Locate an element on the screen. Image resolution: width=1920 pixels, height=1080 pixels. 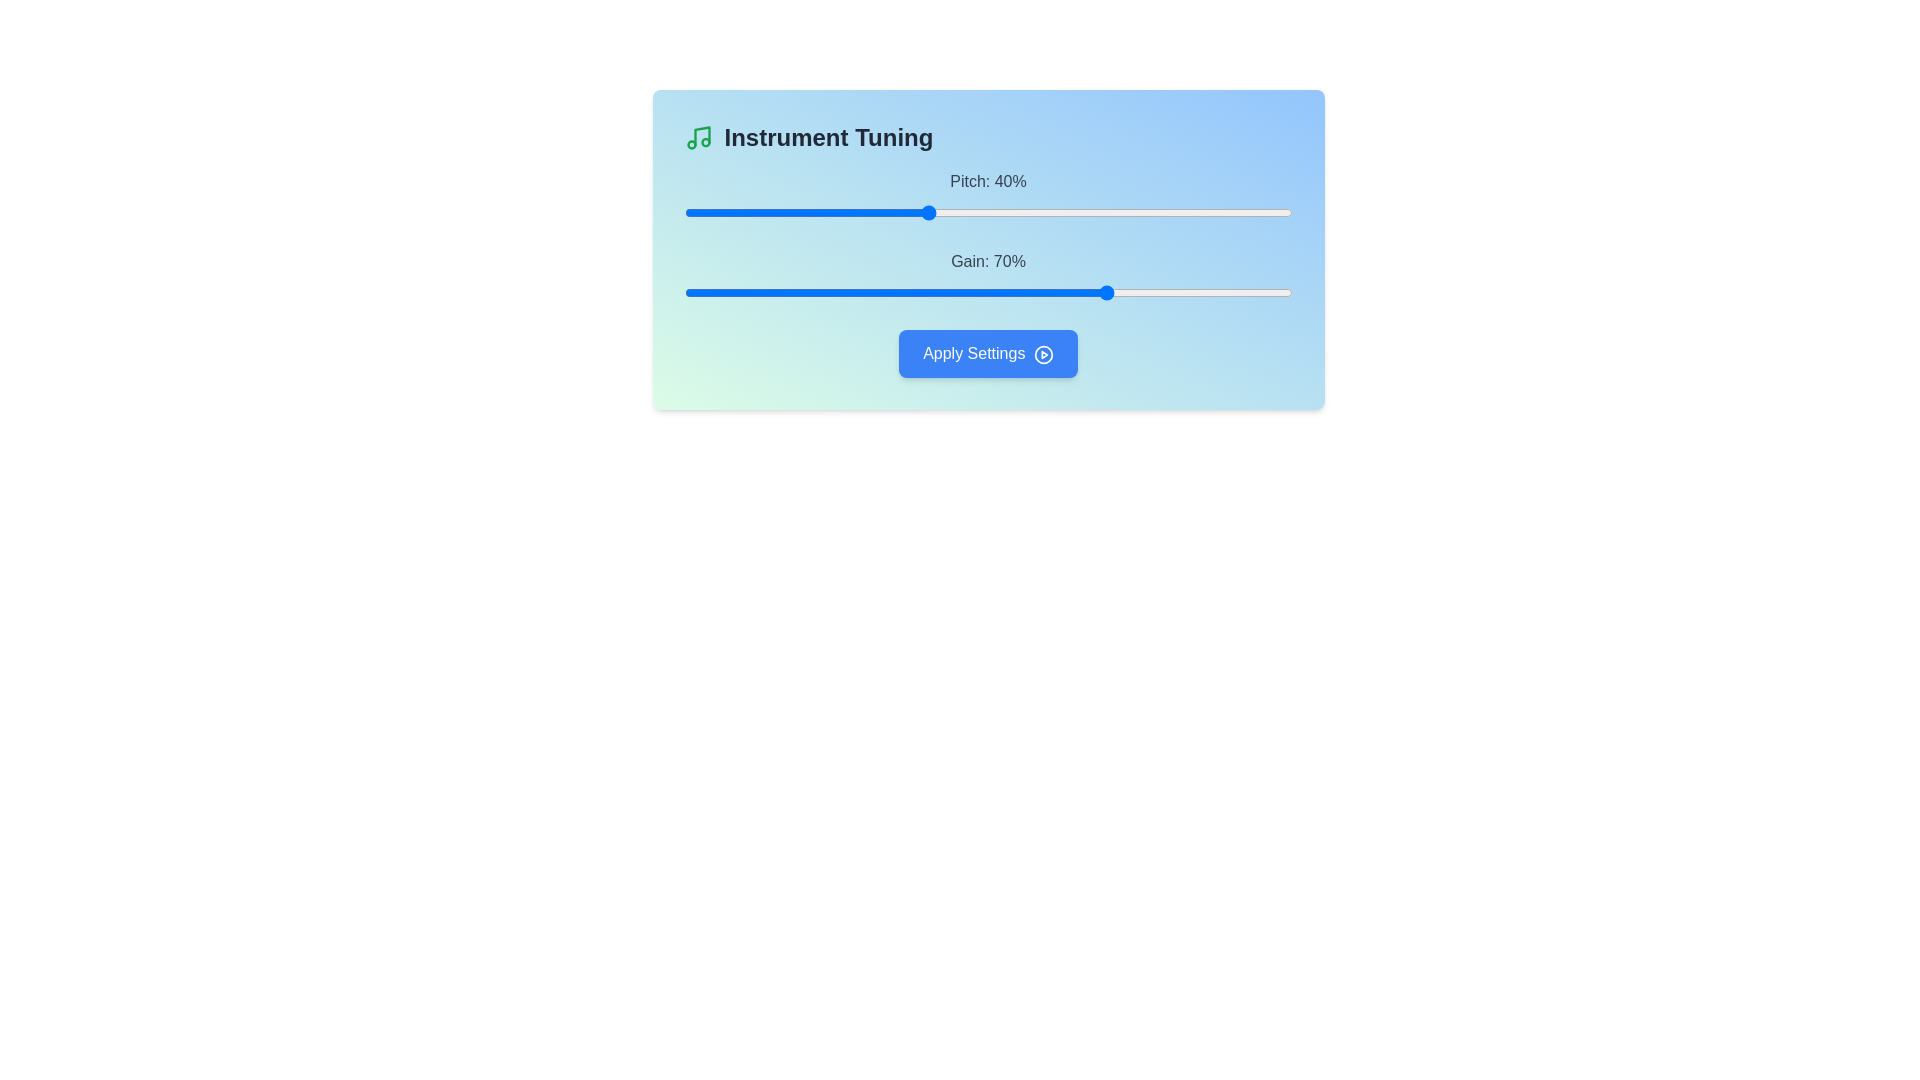
the pitch slider to set its value to 14 is located at coordinates (768, 212).